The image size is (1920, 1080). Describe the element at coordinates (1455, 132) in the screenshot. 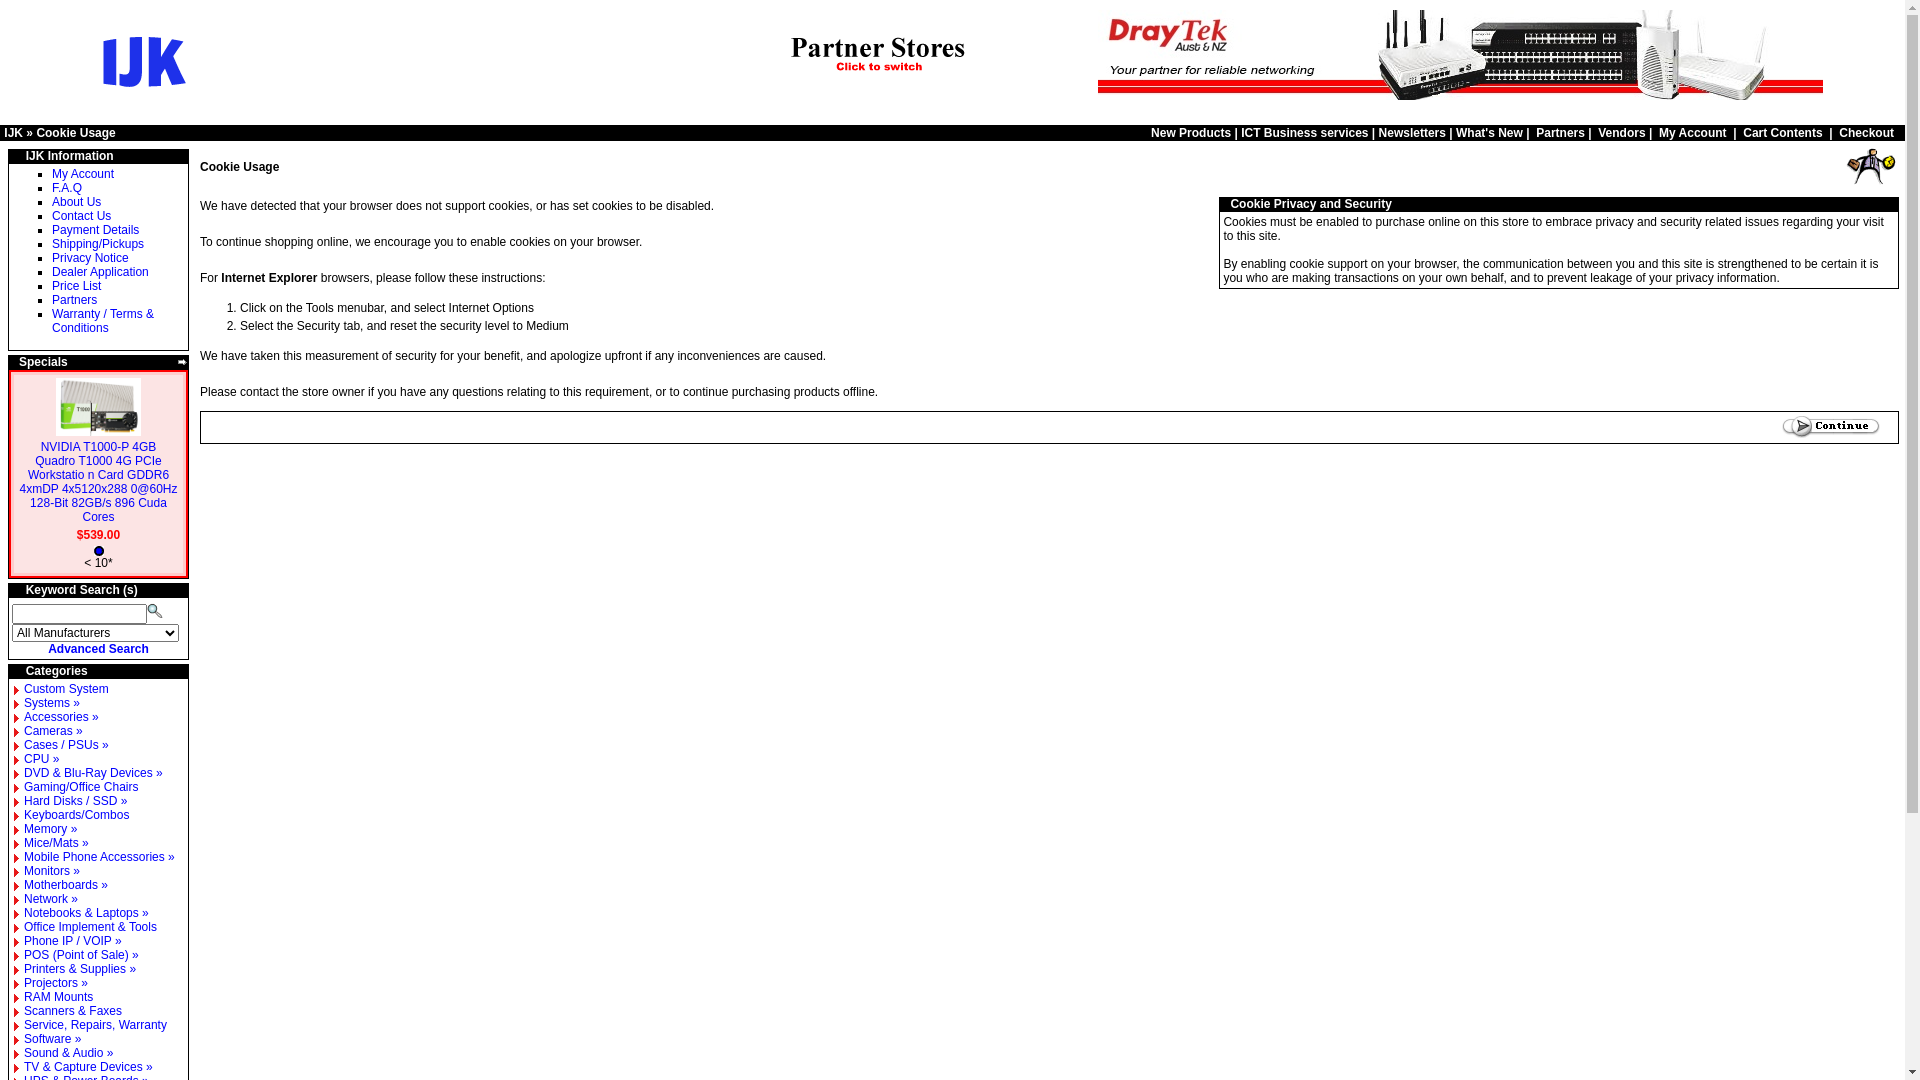

I see `'What's New'` at that location.